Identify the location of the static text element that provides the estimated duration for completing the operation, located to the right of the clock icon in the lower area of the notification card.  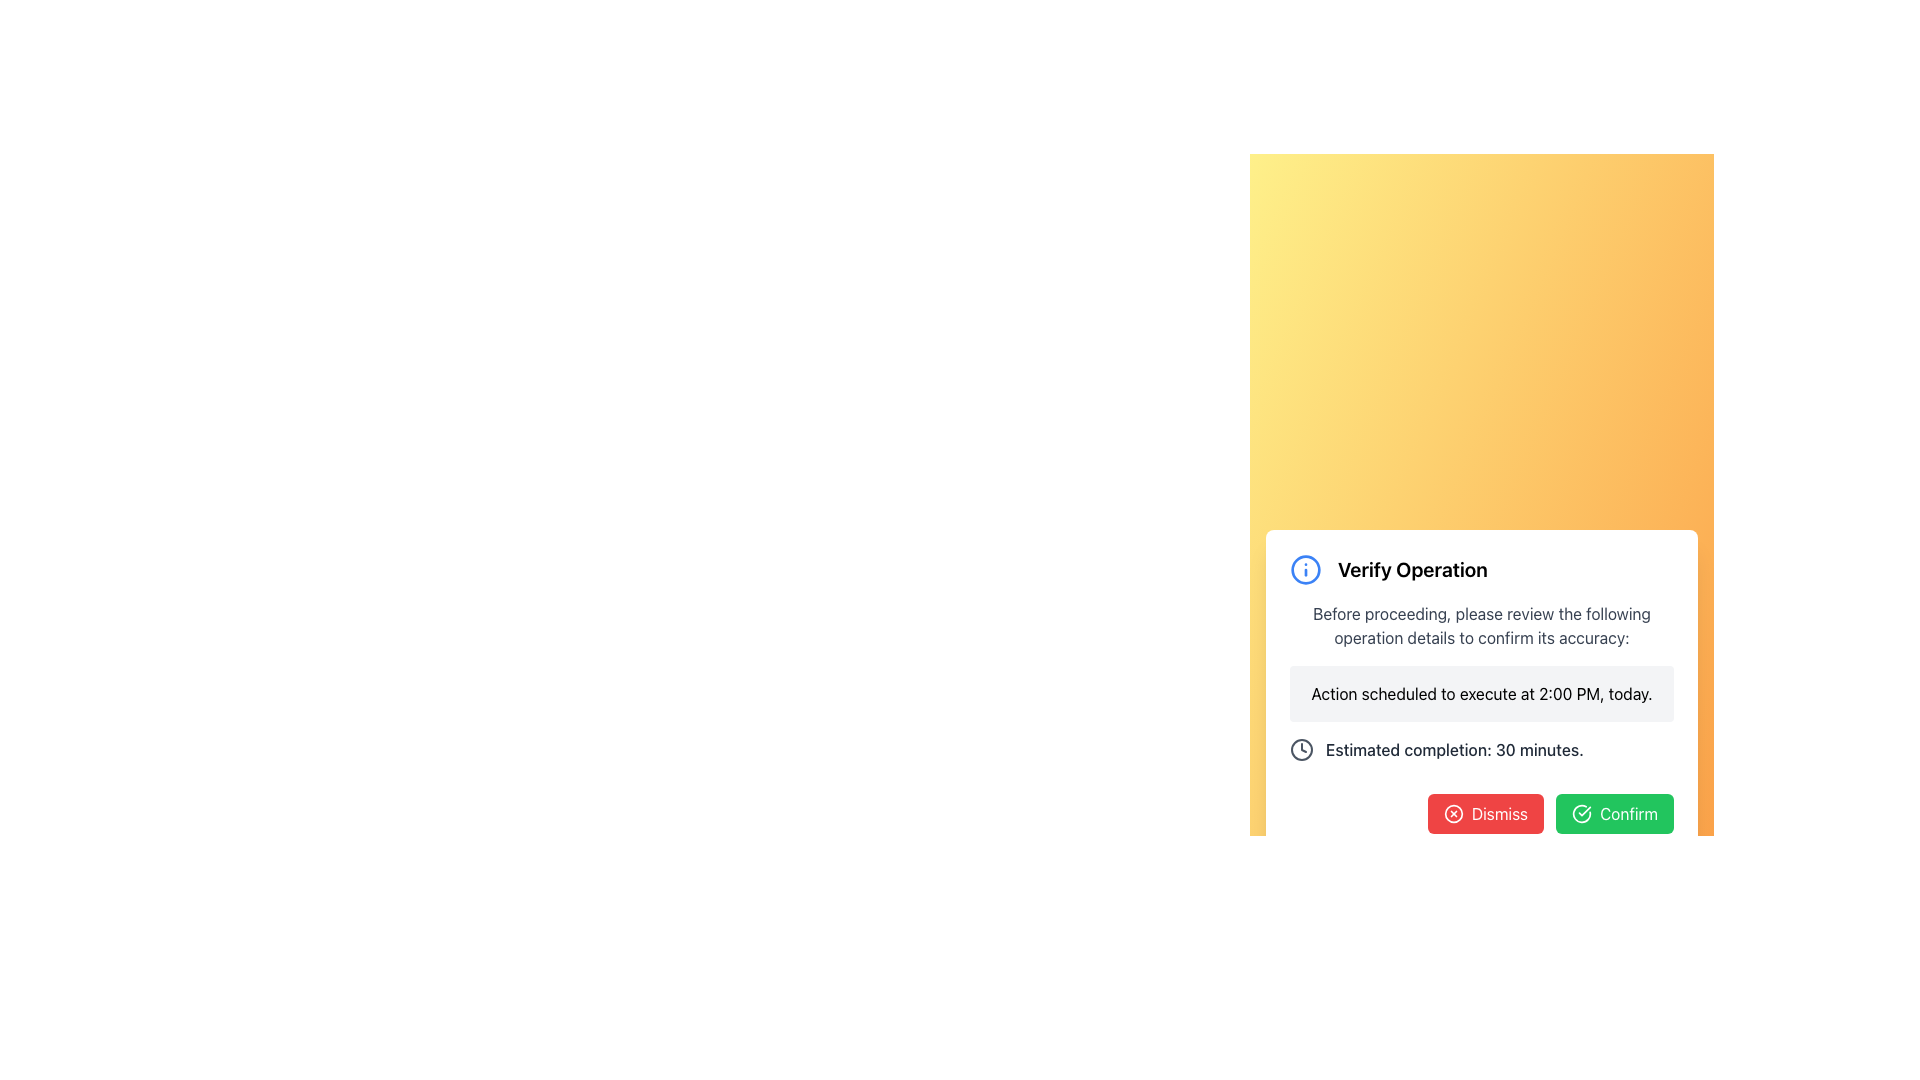
(1454, 749).